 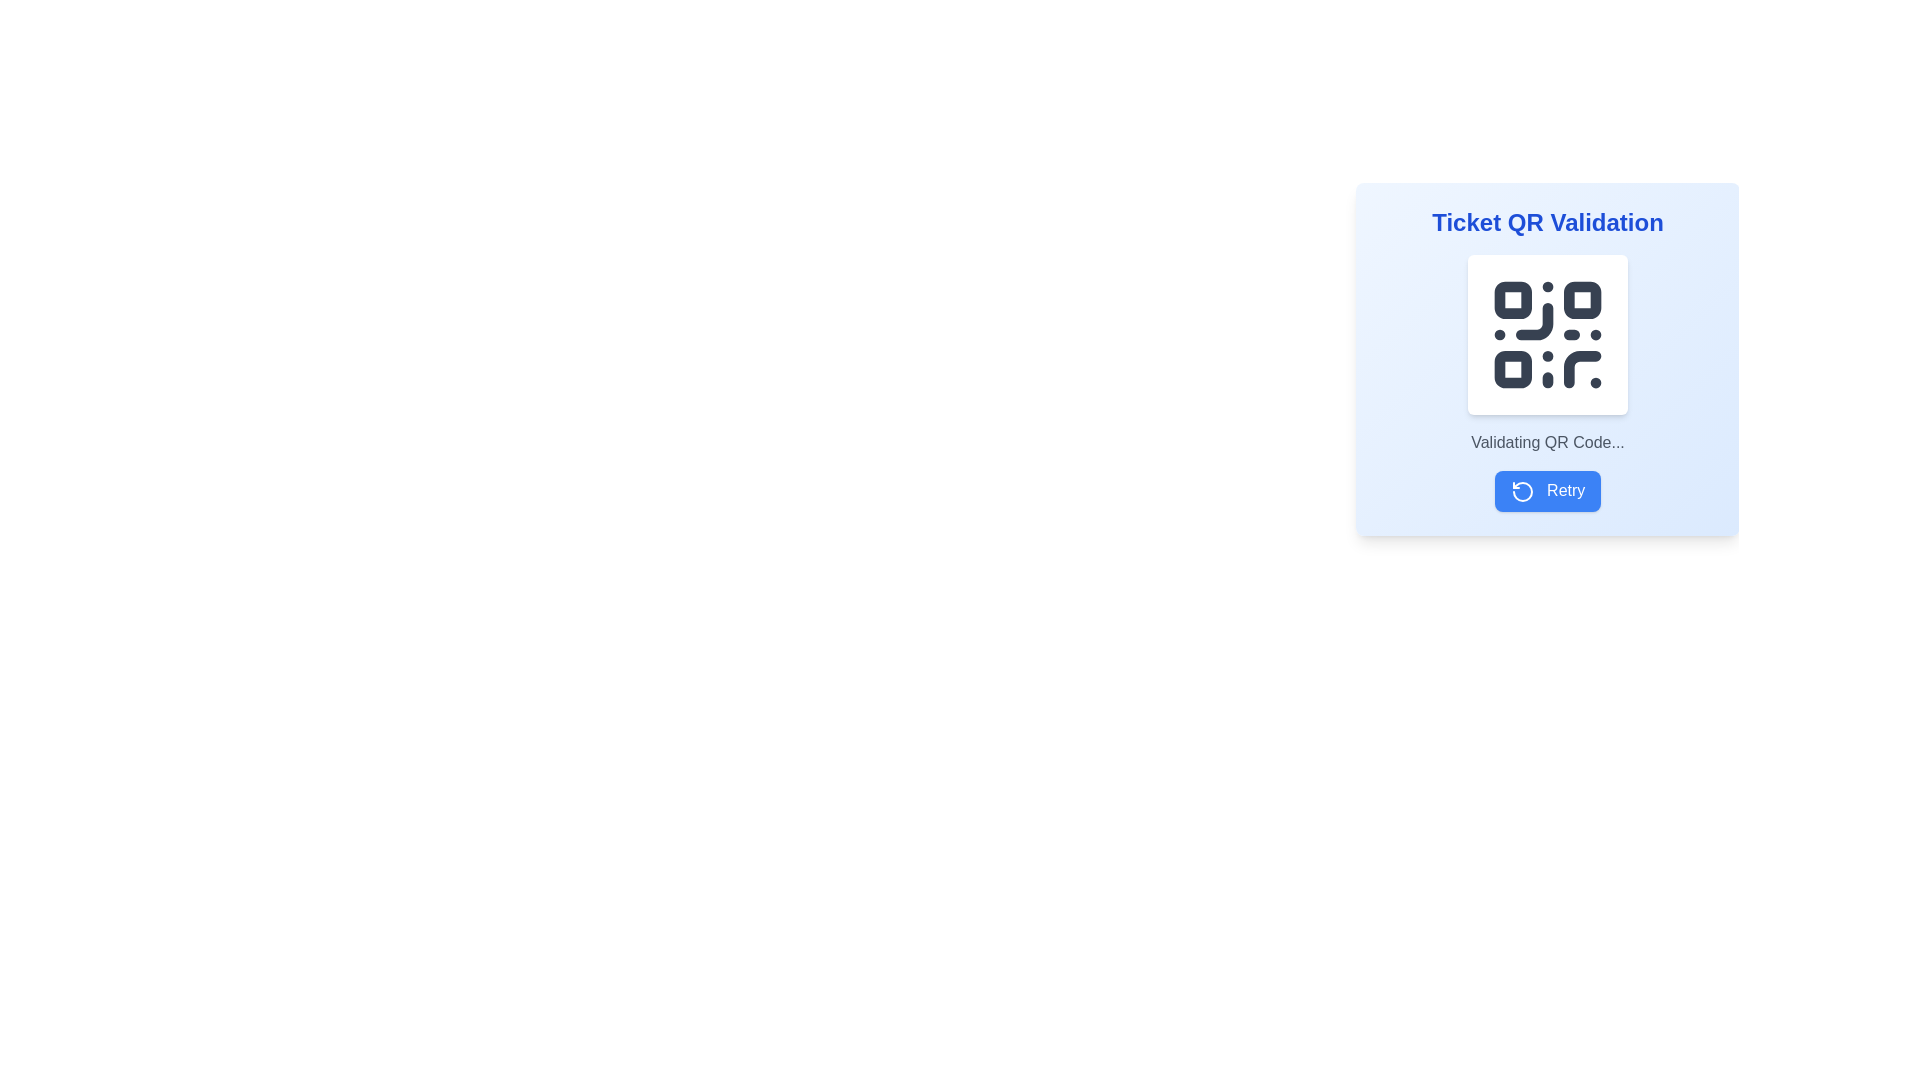 I want to click on the 'Retry' button located at the bottom center of the card interface for validating a QR code, so click(x=1546, y=491).